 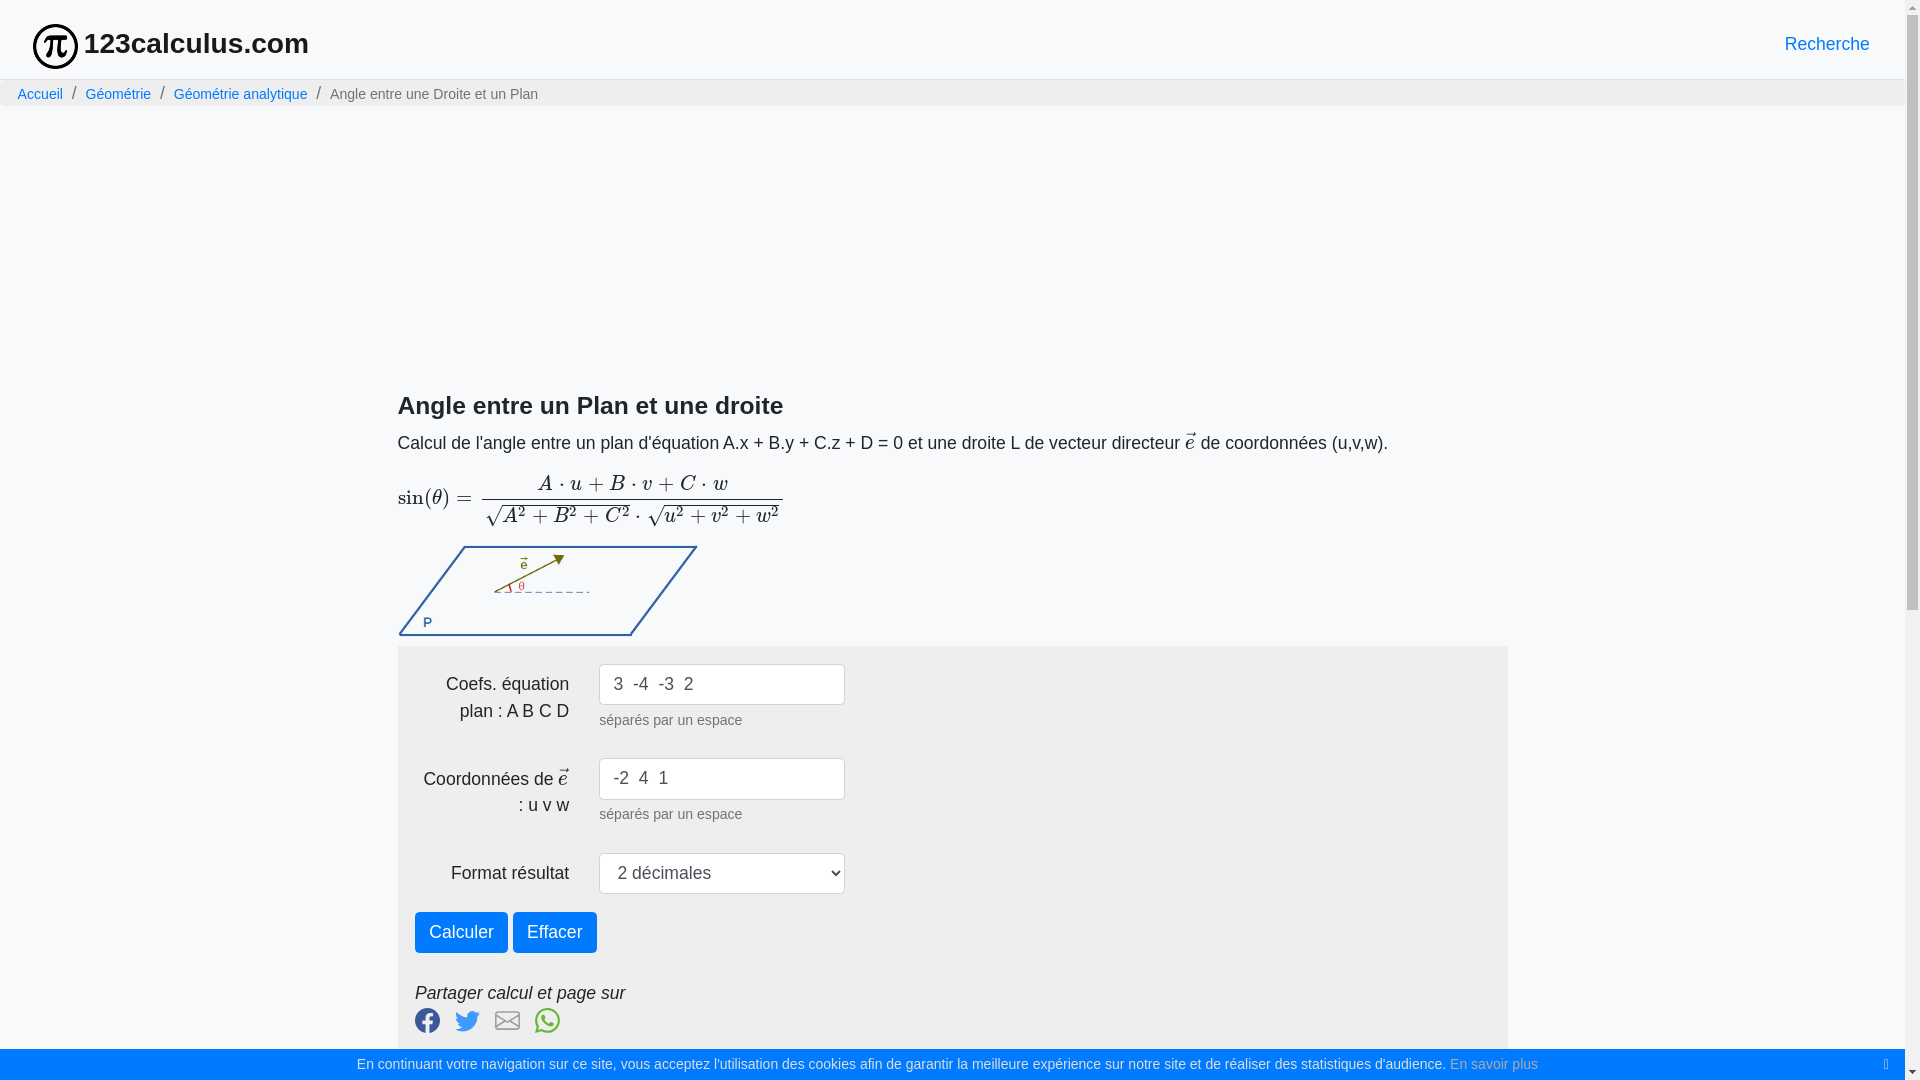 I want to click on 'Partager sur Whatsapp', so click(x=534, y=1018).